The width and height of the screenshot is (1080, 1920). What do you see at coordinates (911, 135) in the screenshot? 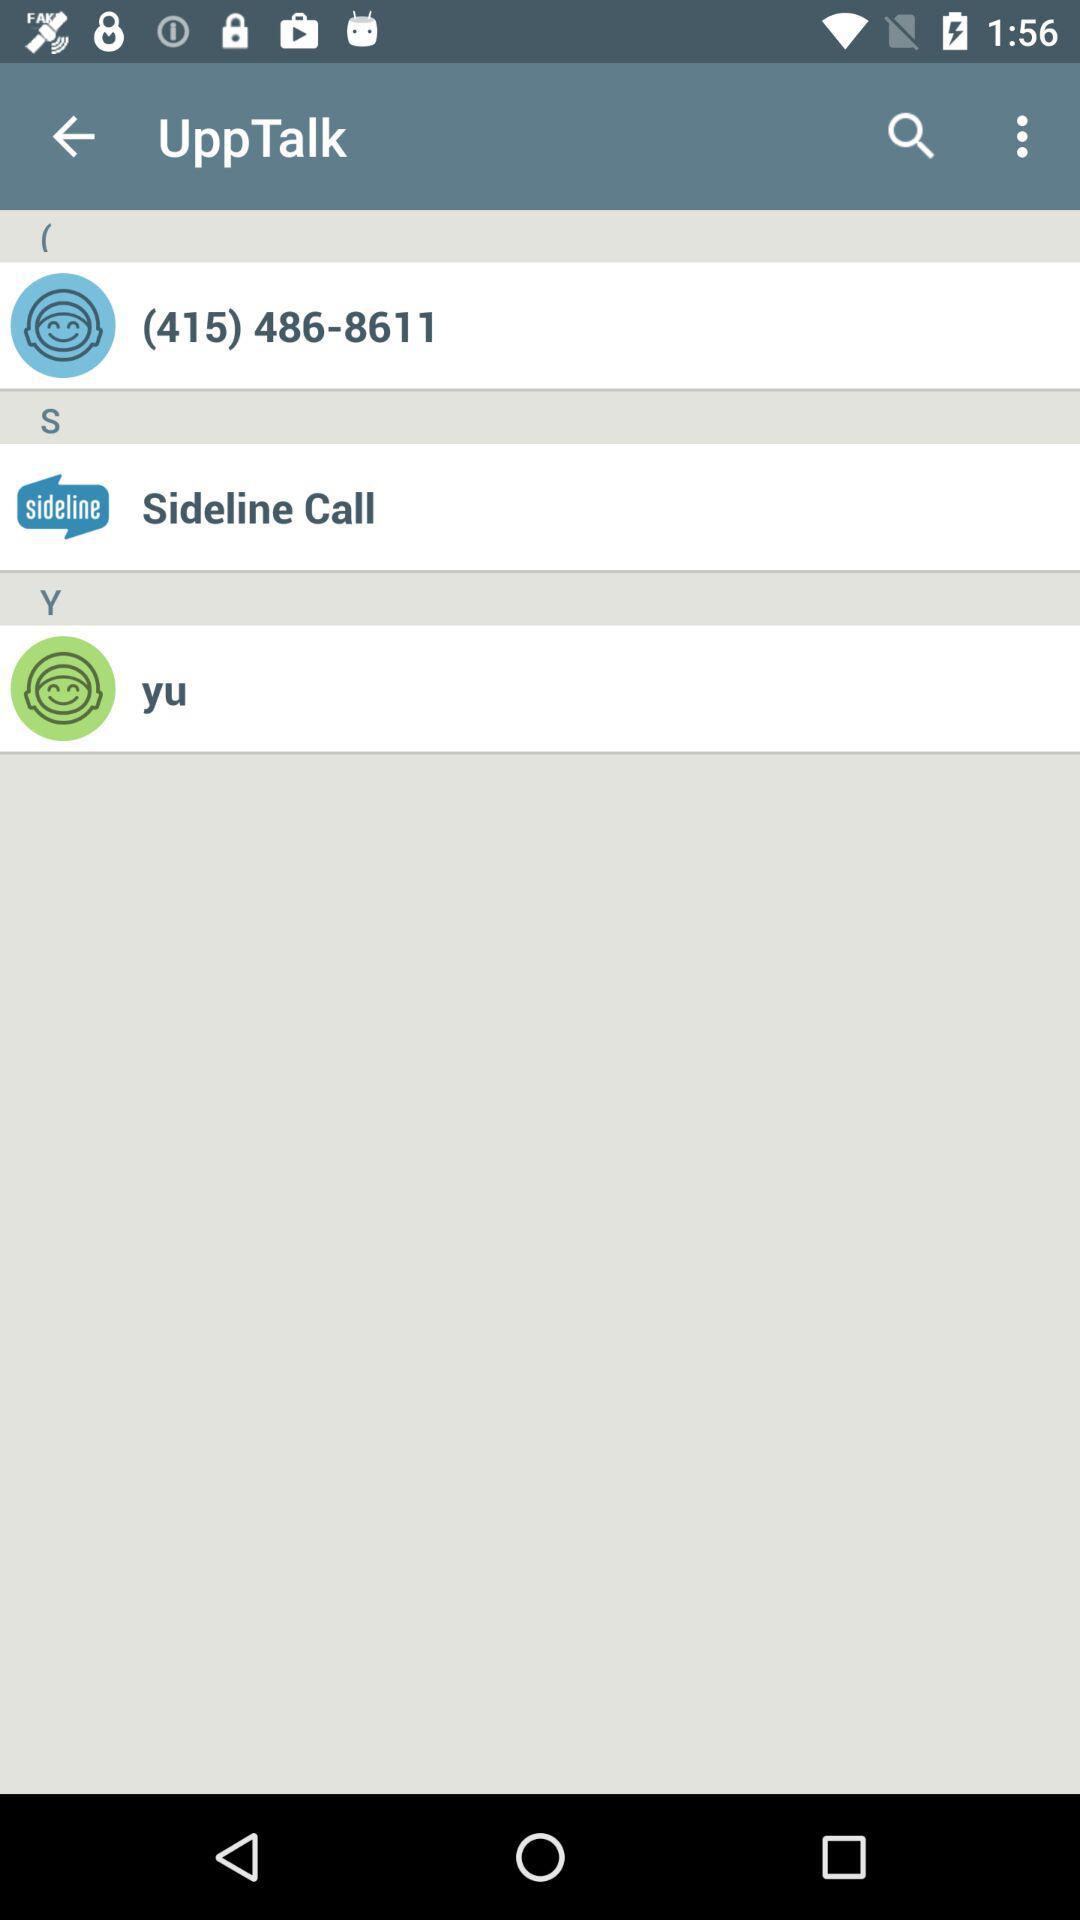
I see `app to the right of upptalk icon` at bounding box center [911, 135].